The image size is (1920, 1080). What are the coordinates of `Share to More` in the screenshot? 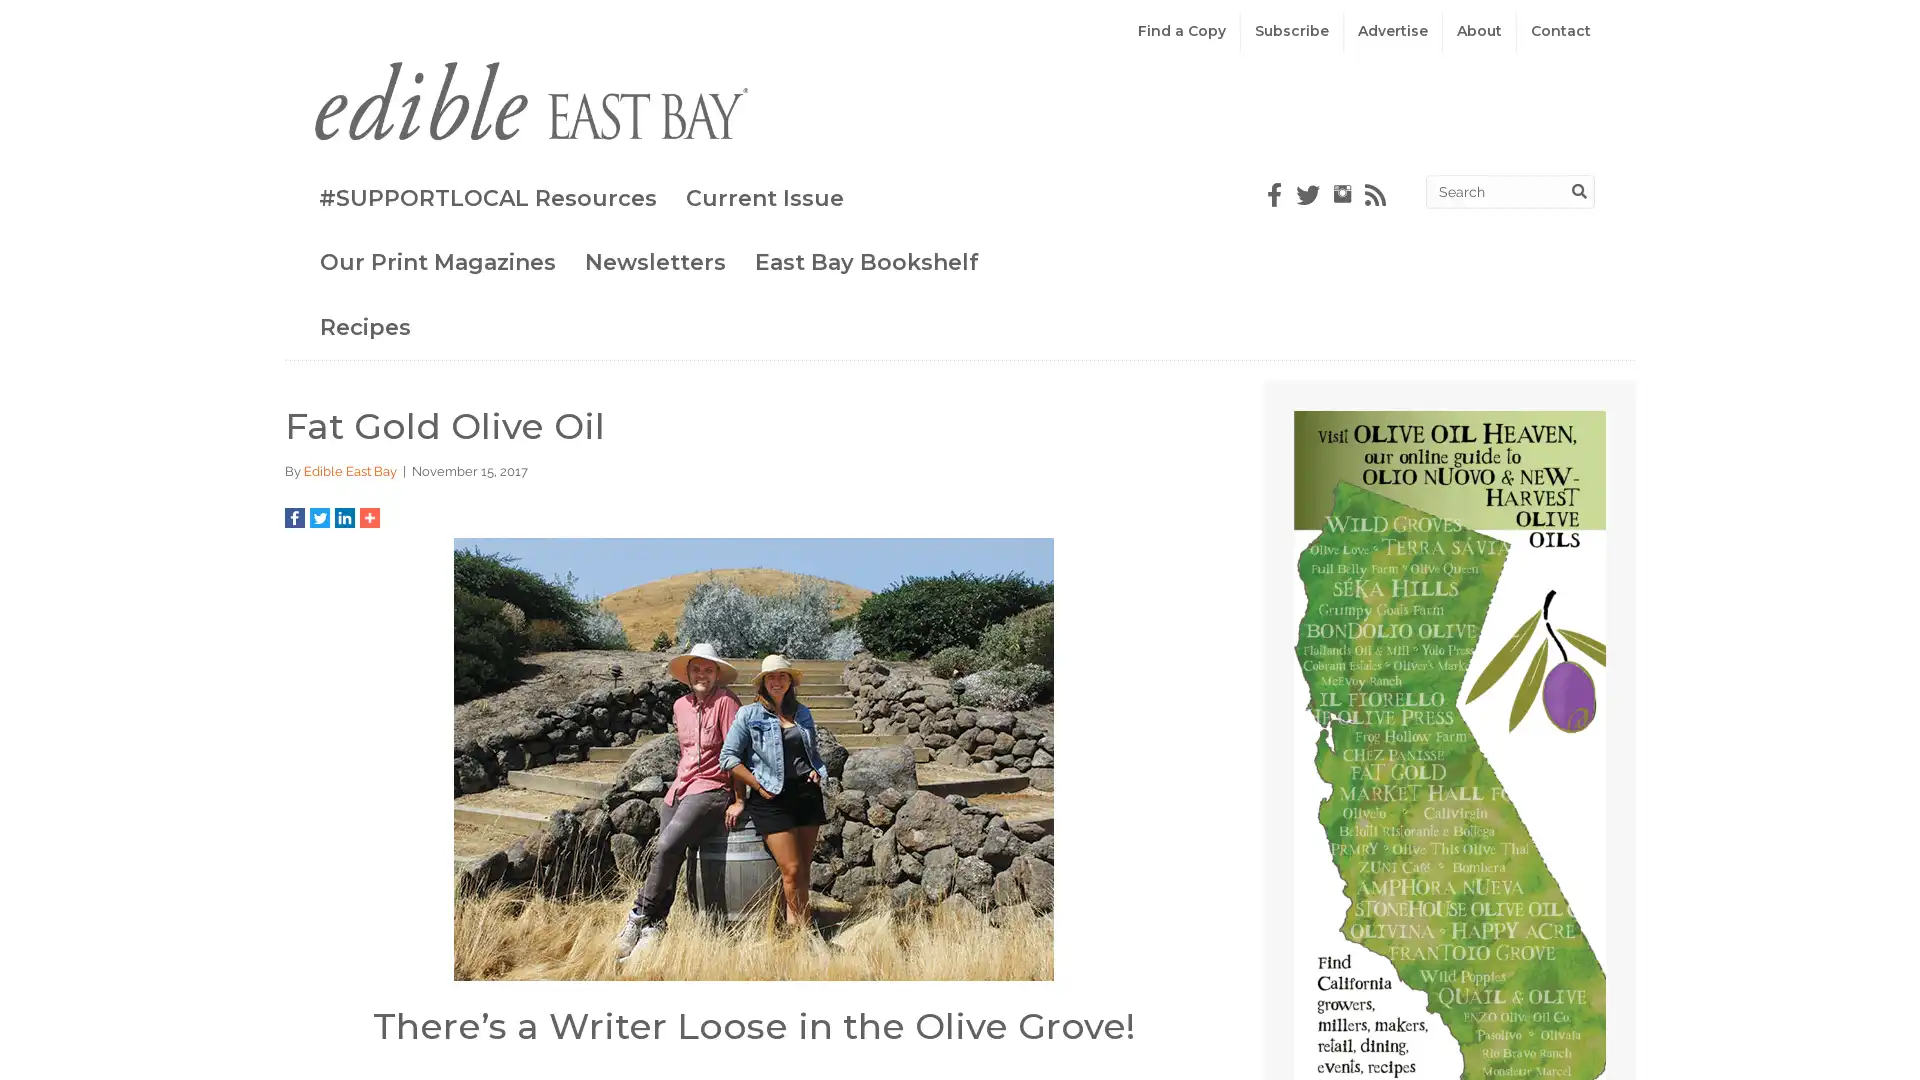 It's located at (361, 515).